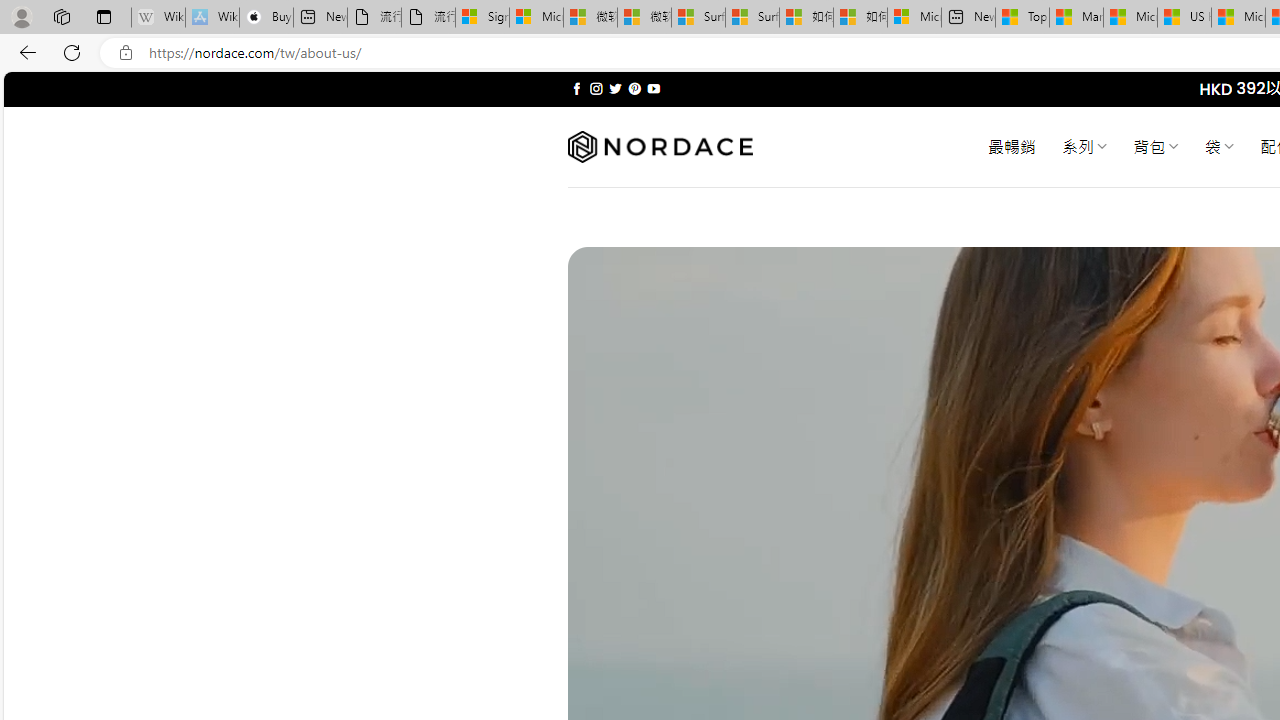 The image size is (1280, 720). Describe the element at coordinates (614, 88) in the screenshot. I see `'Follow on Twitter'` at that location.